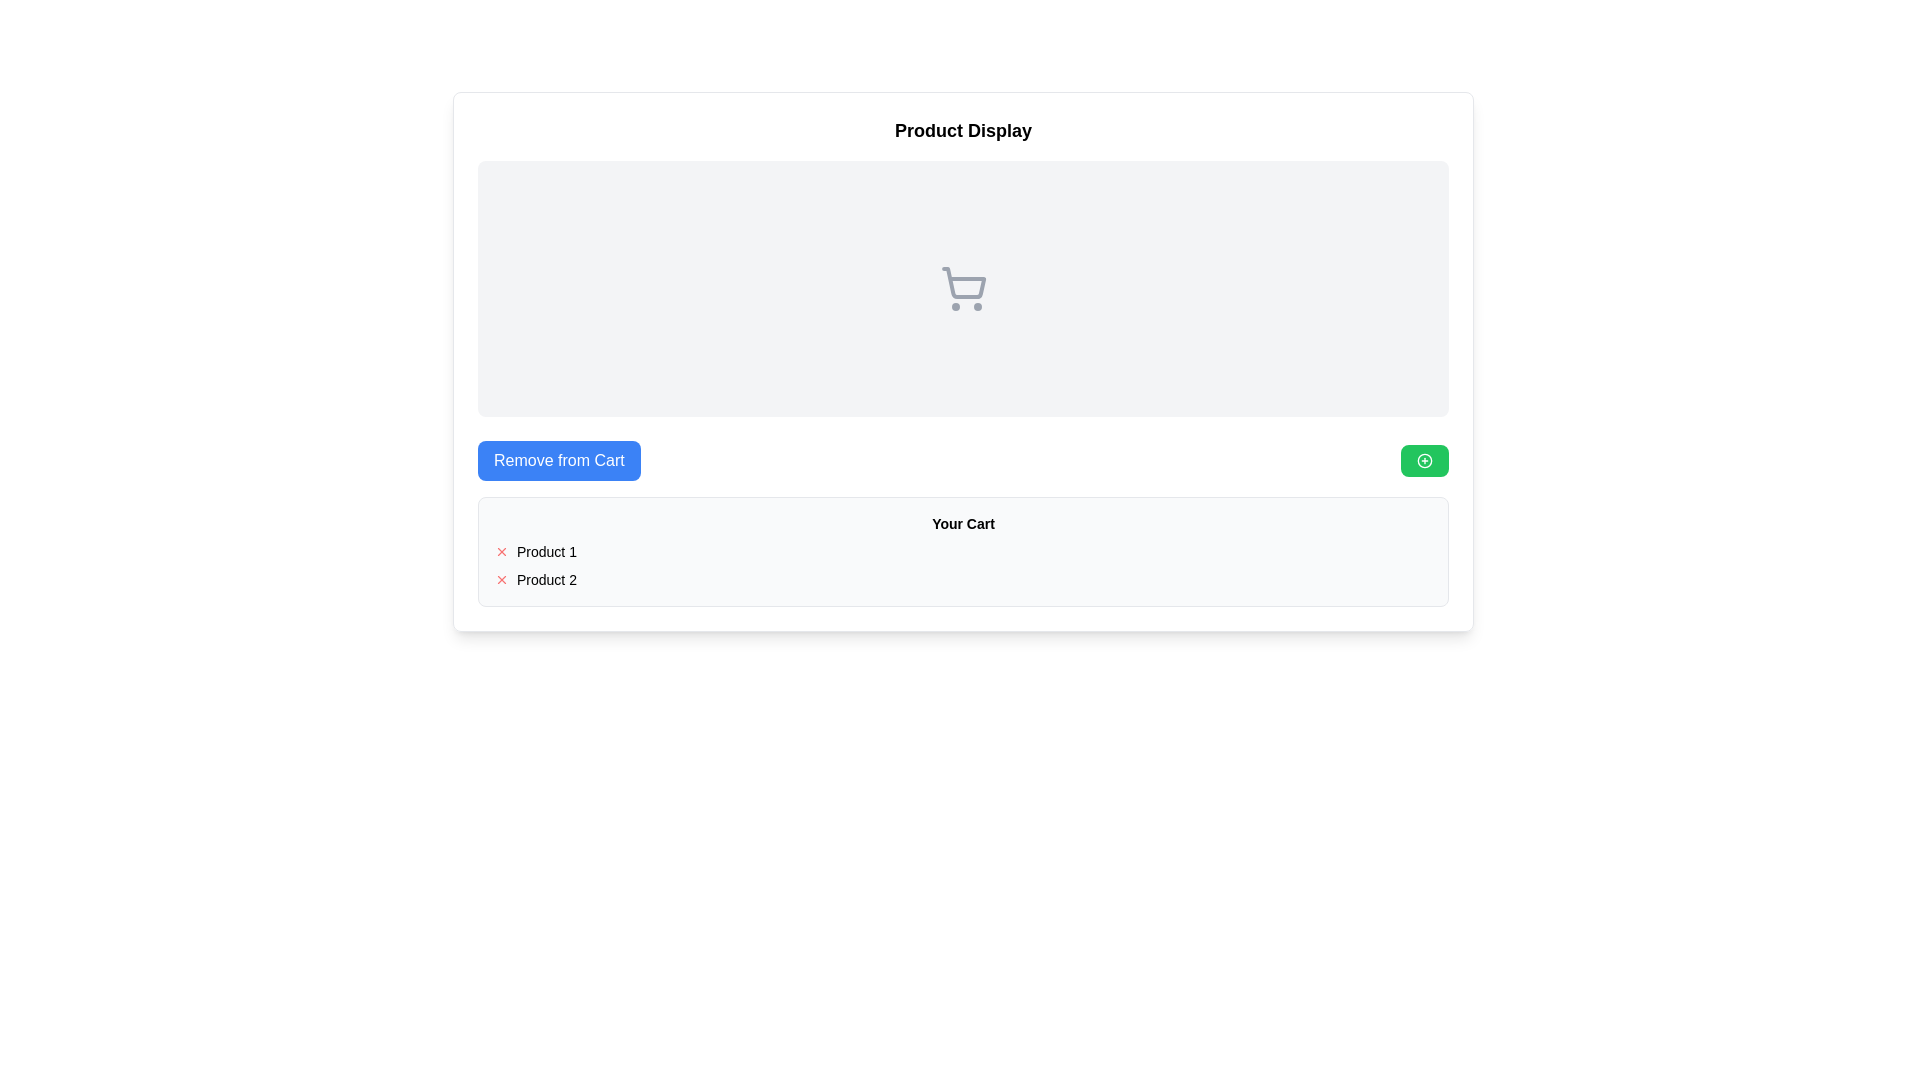 Image resolution: width=1920 pixels, height=1080 pixels. I want to click on the red cross icon, so click(502, 579).